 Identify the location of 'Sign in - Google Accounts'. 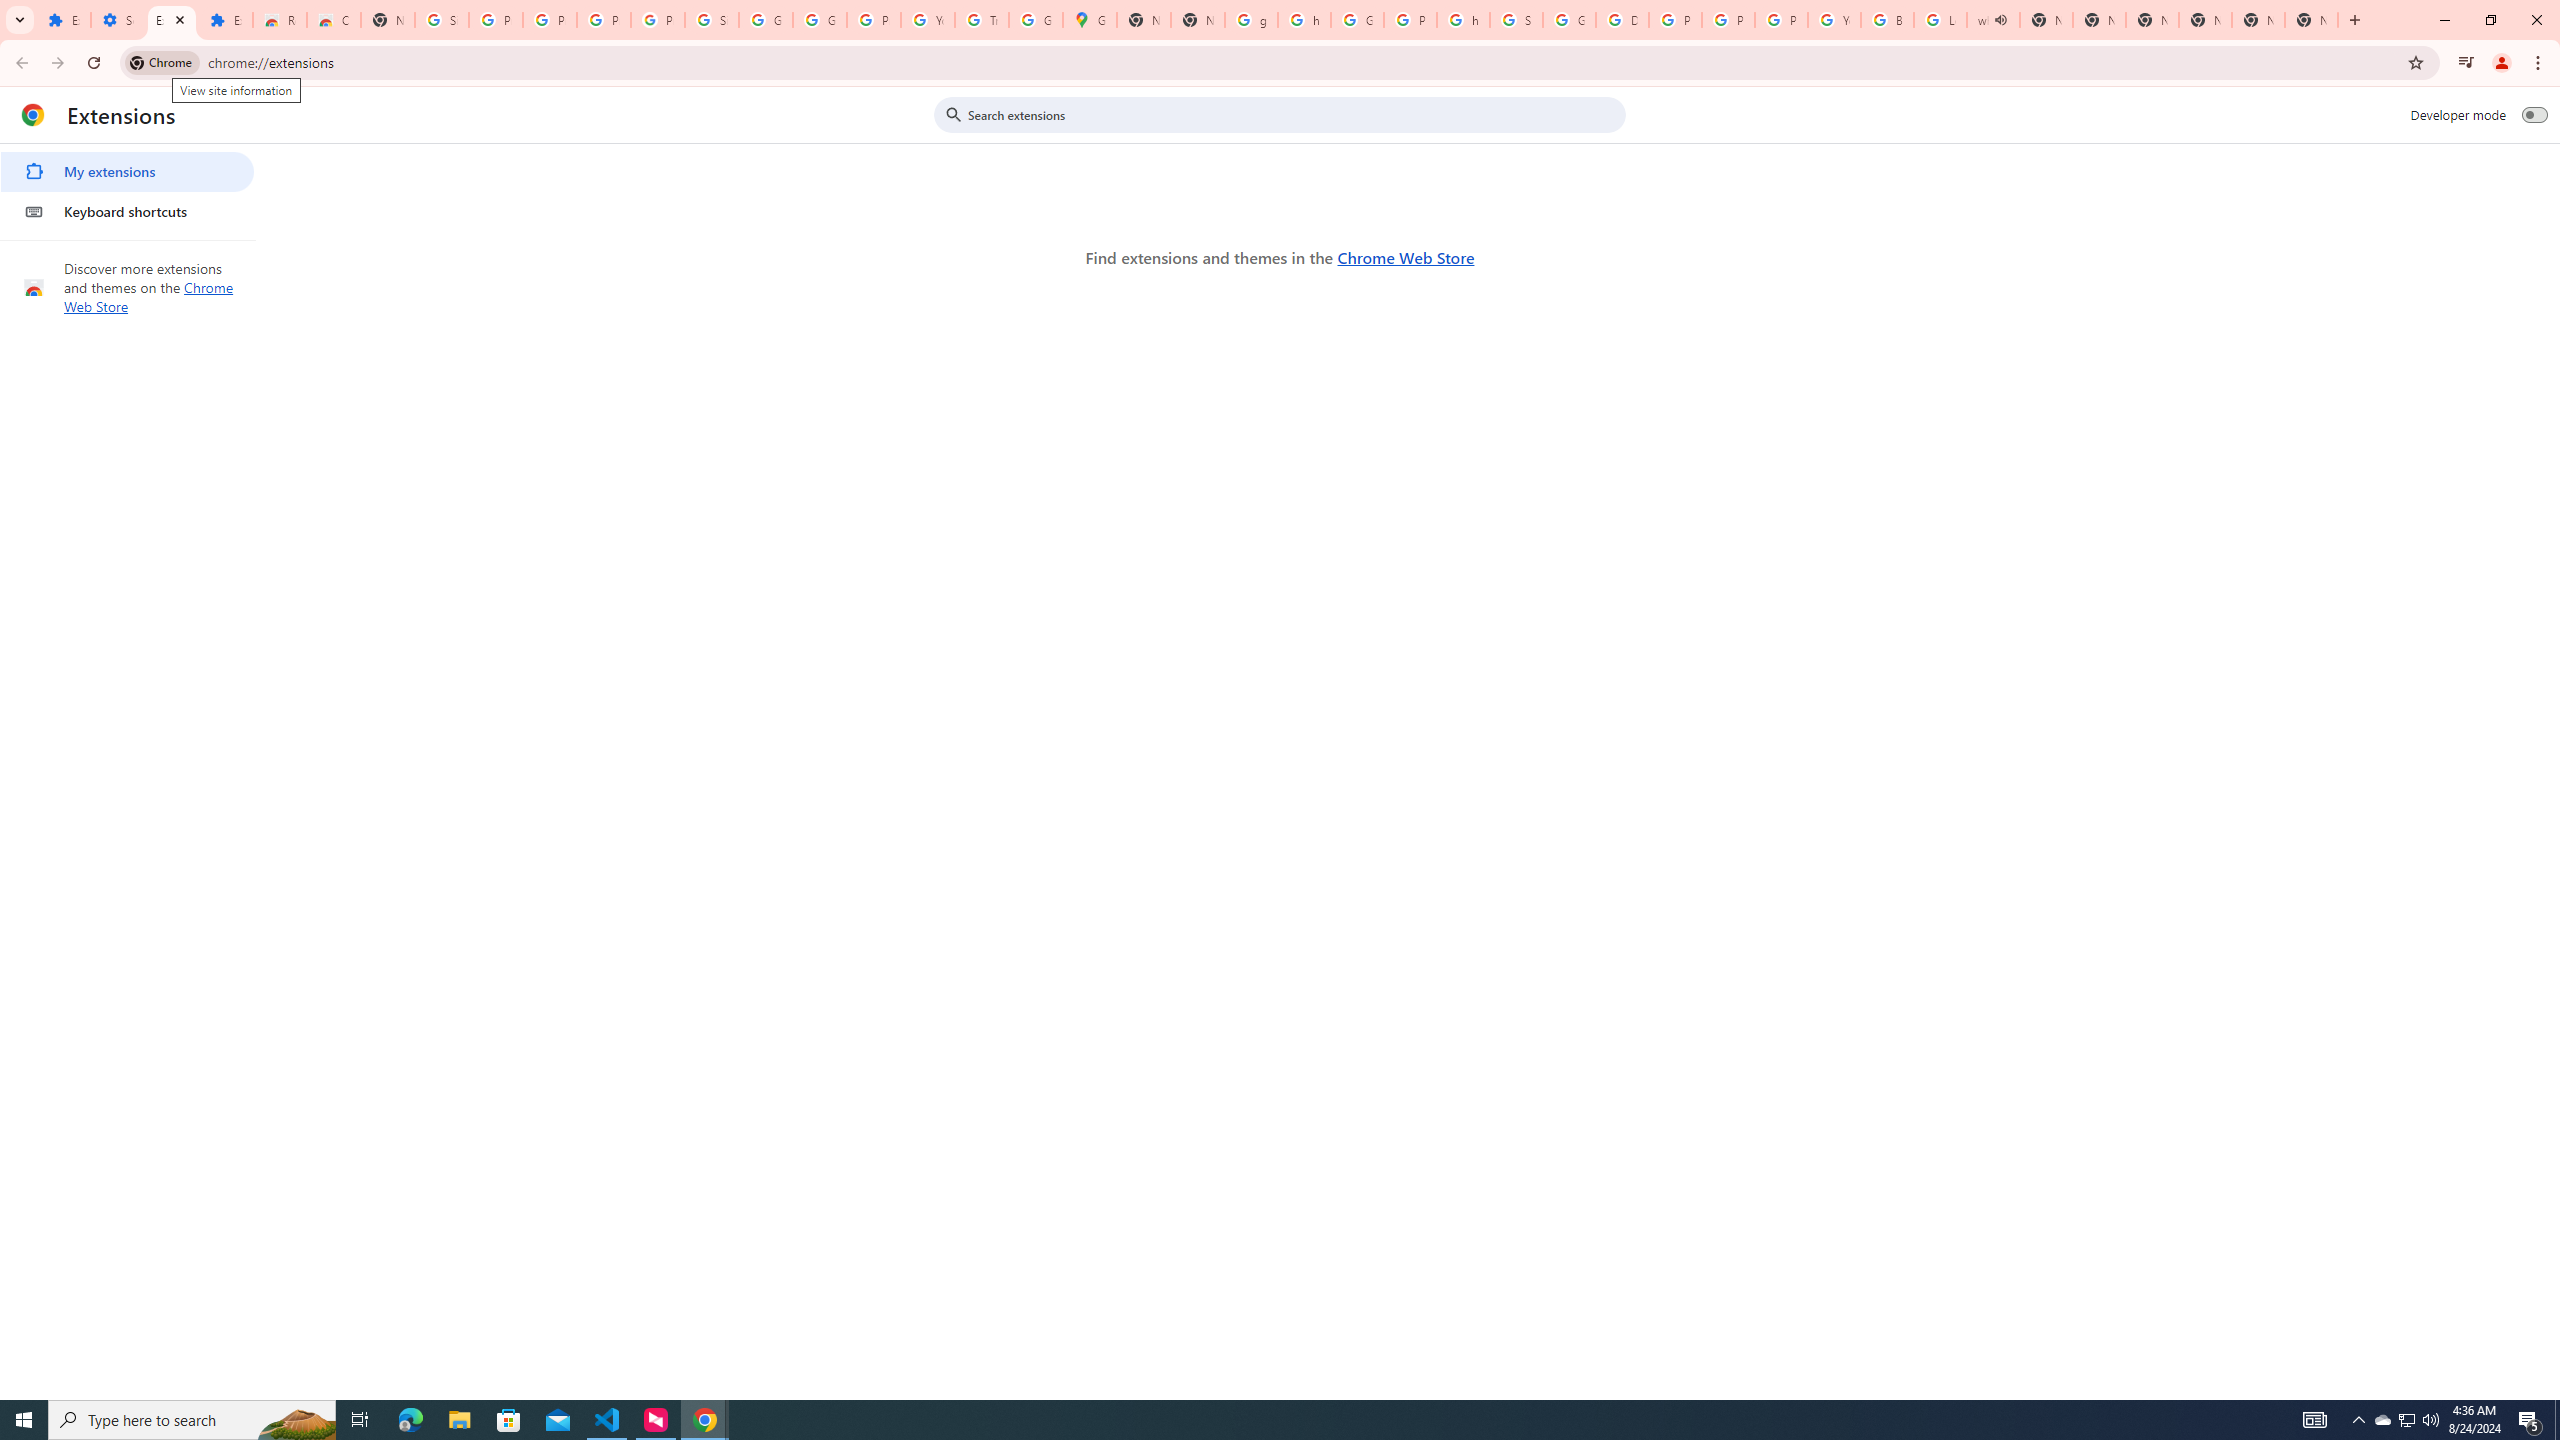
(441, 19).